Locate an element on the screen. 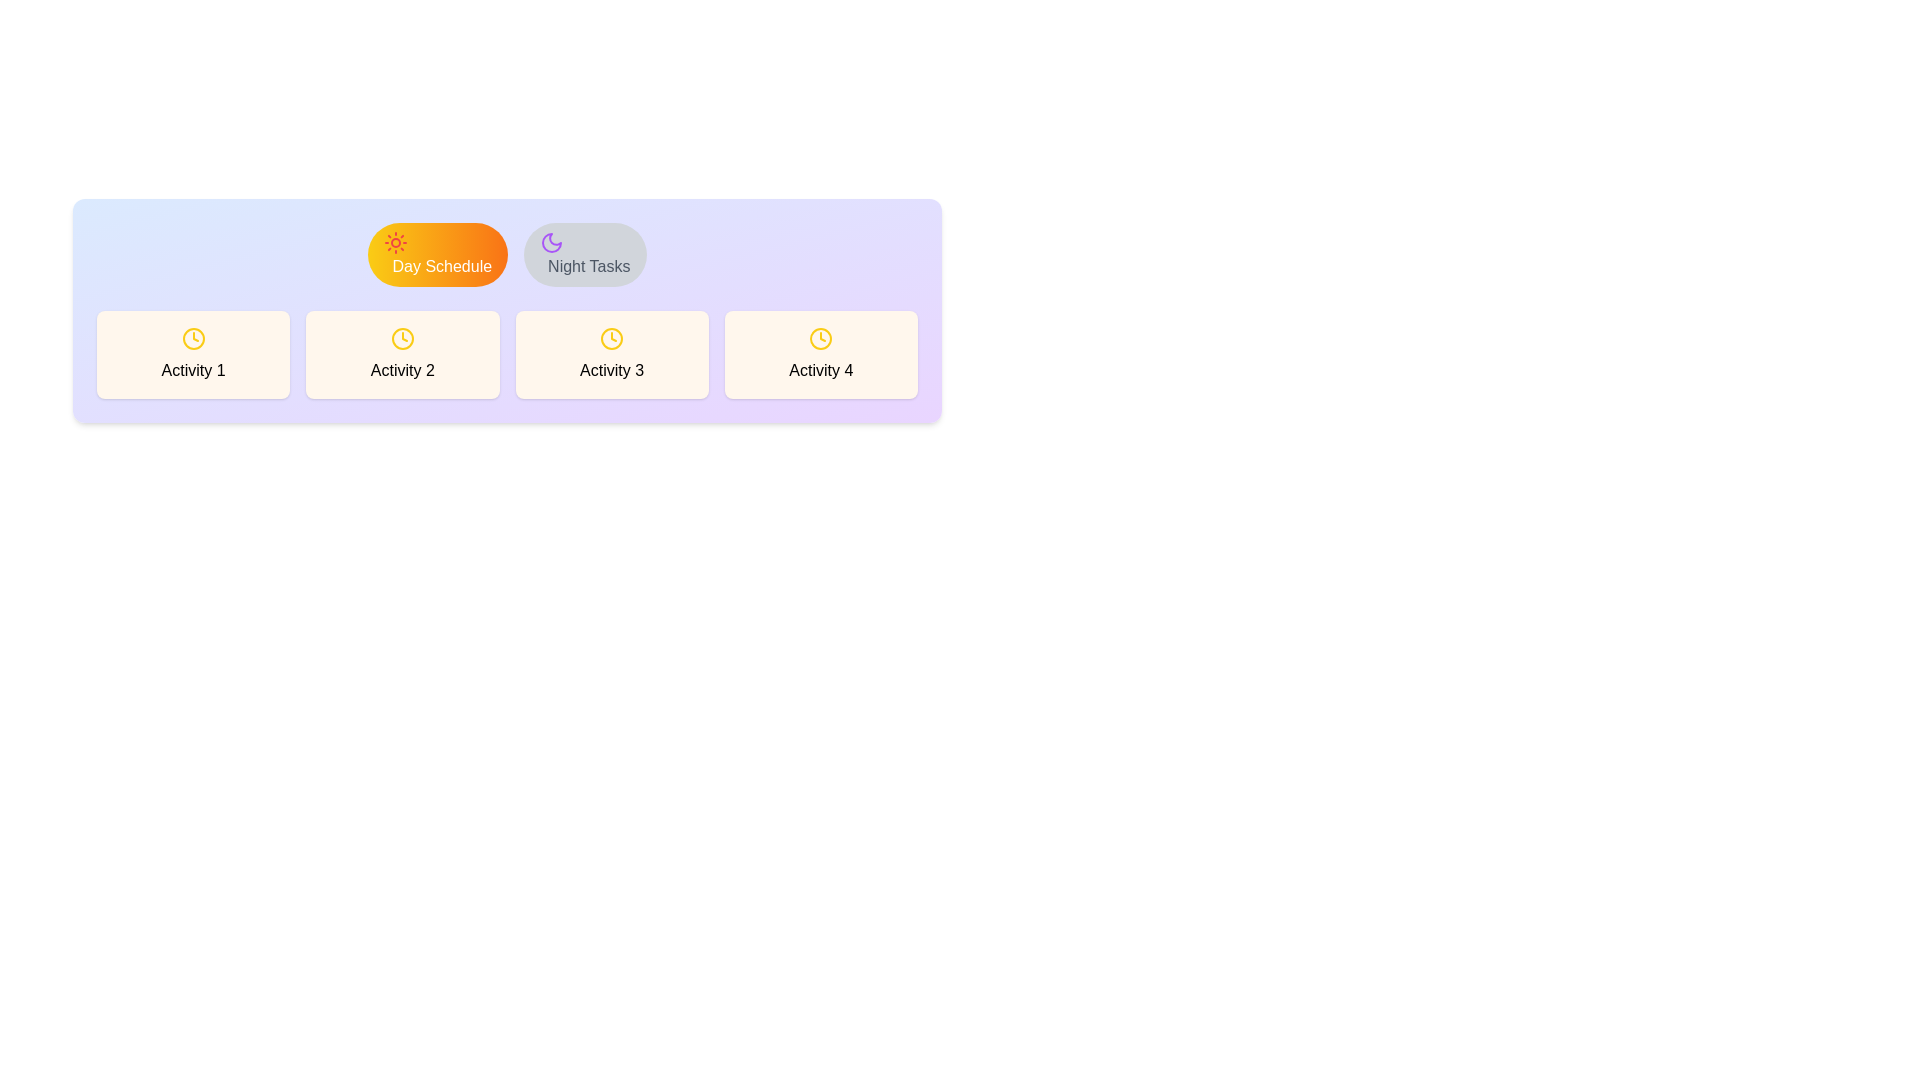 This screenshot has height=1080, width=1920. the text Activity 2 within the content is located at coordinates (401, 353).